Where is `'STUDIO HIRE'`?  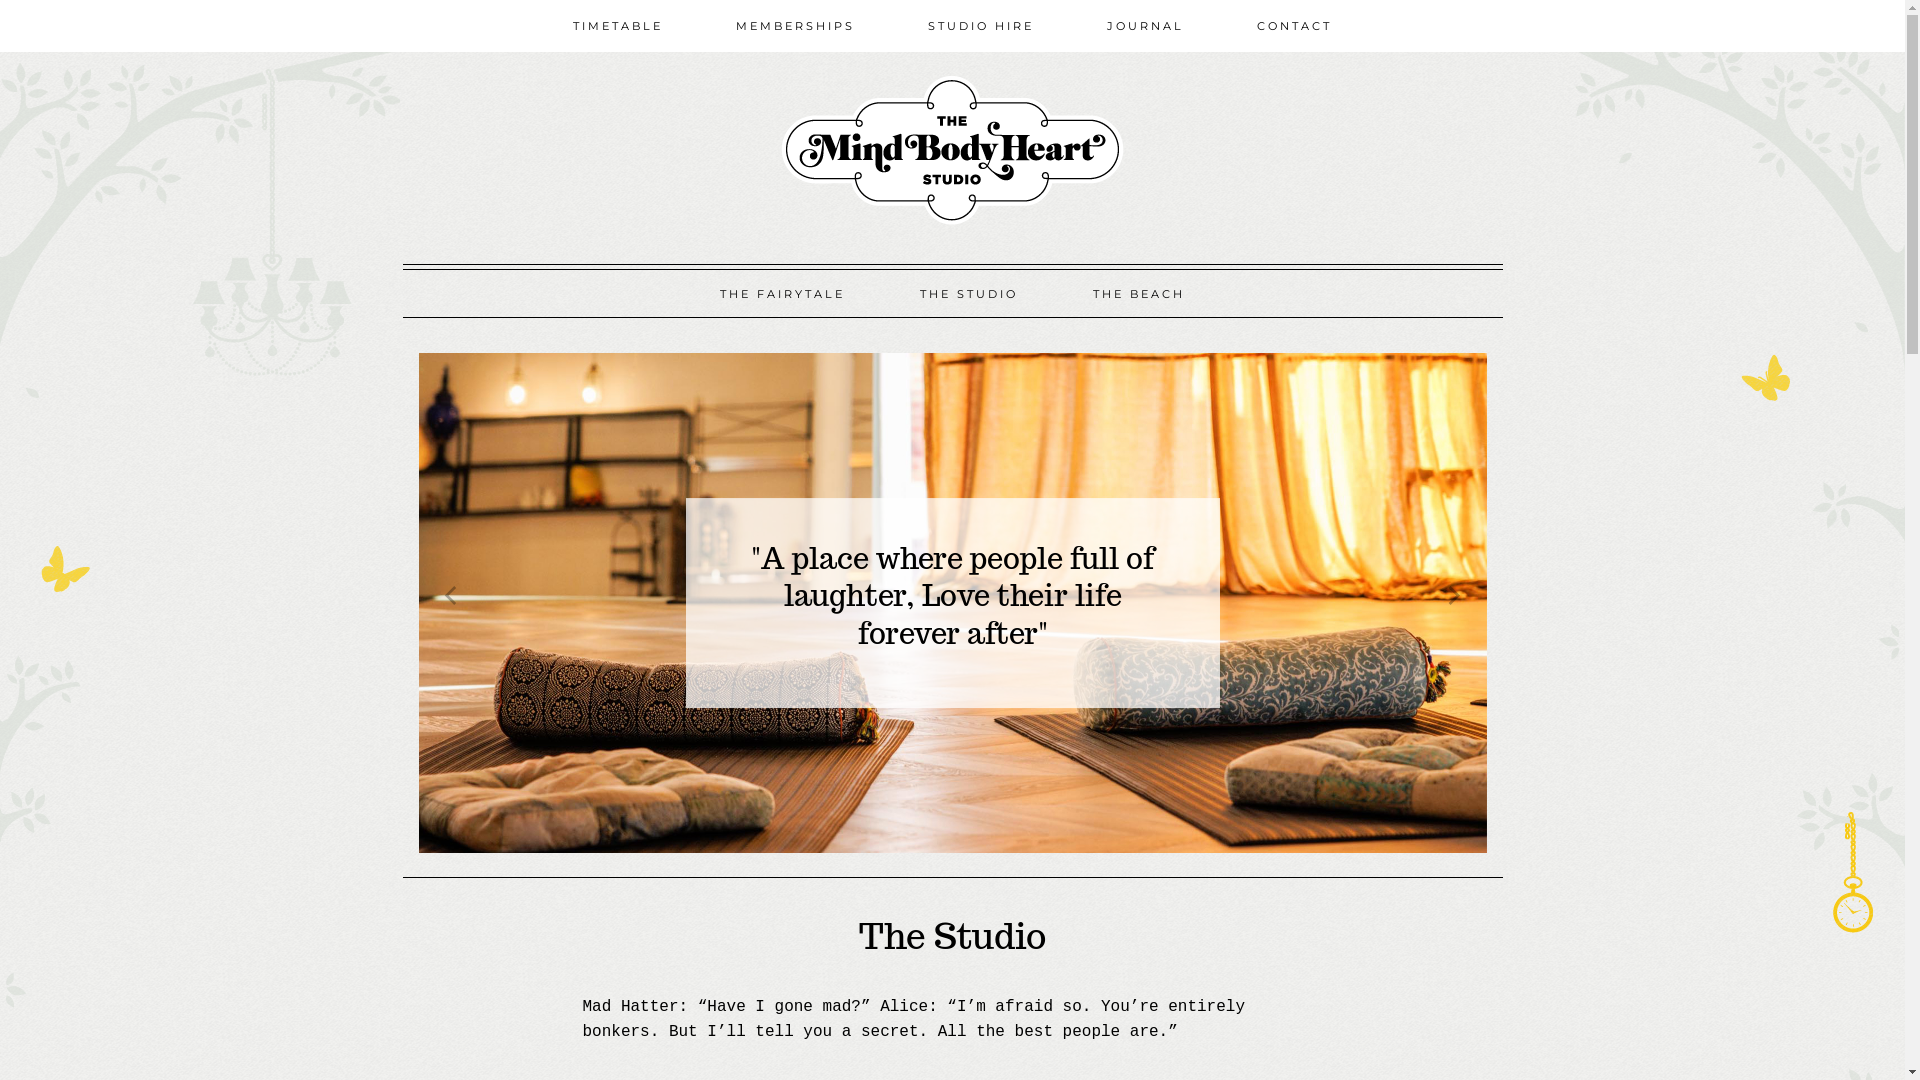
'STUDIO HIRE' is located at coordinates (980, 26).